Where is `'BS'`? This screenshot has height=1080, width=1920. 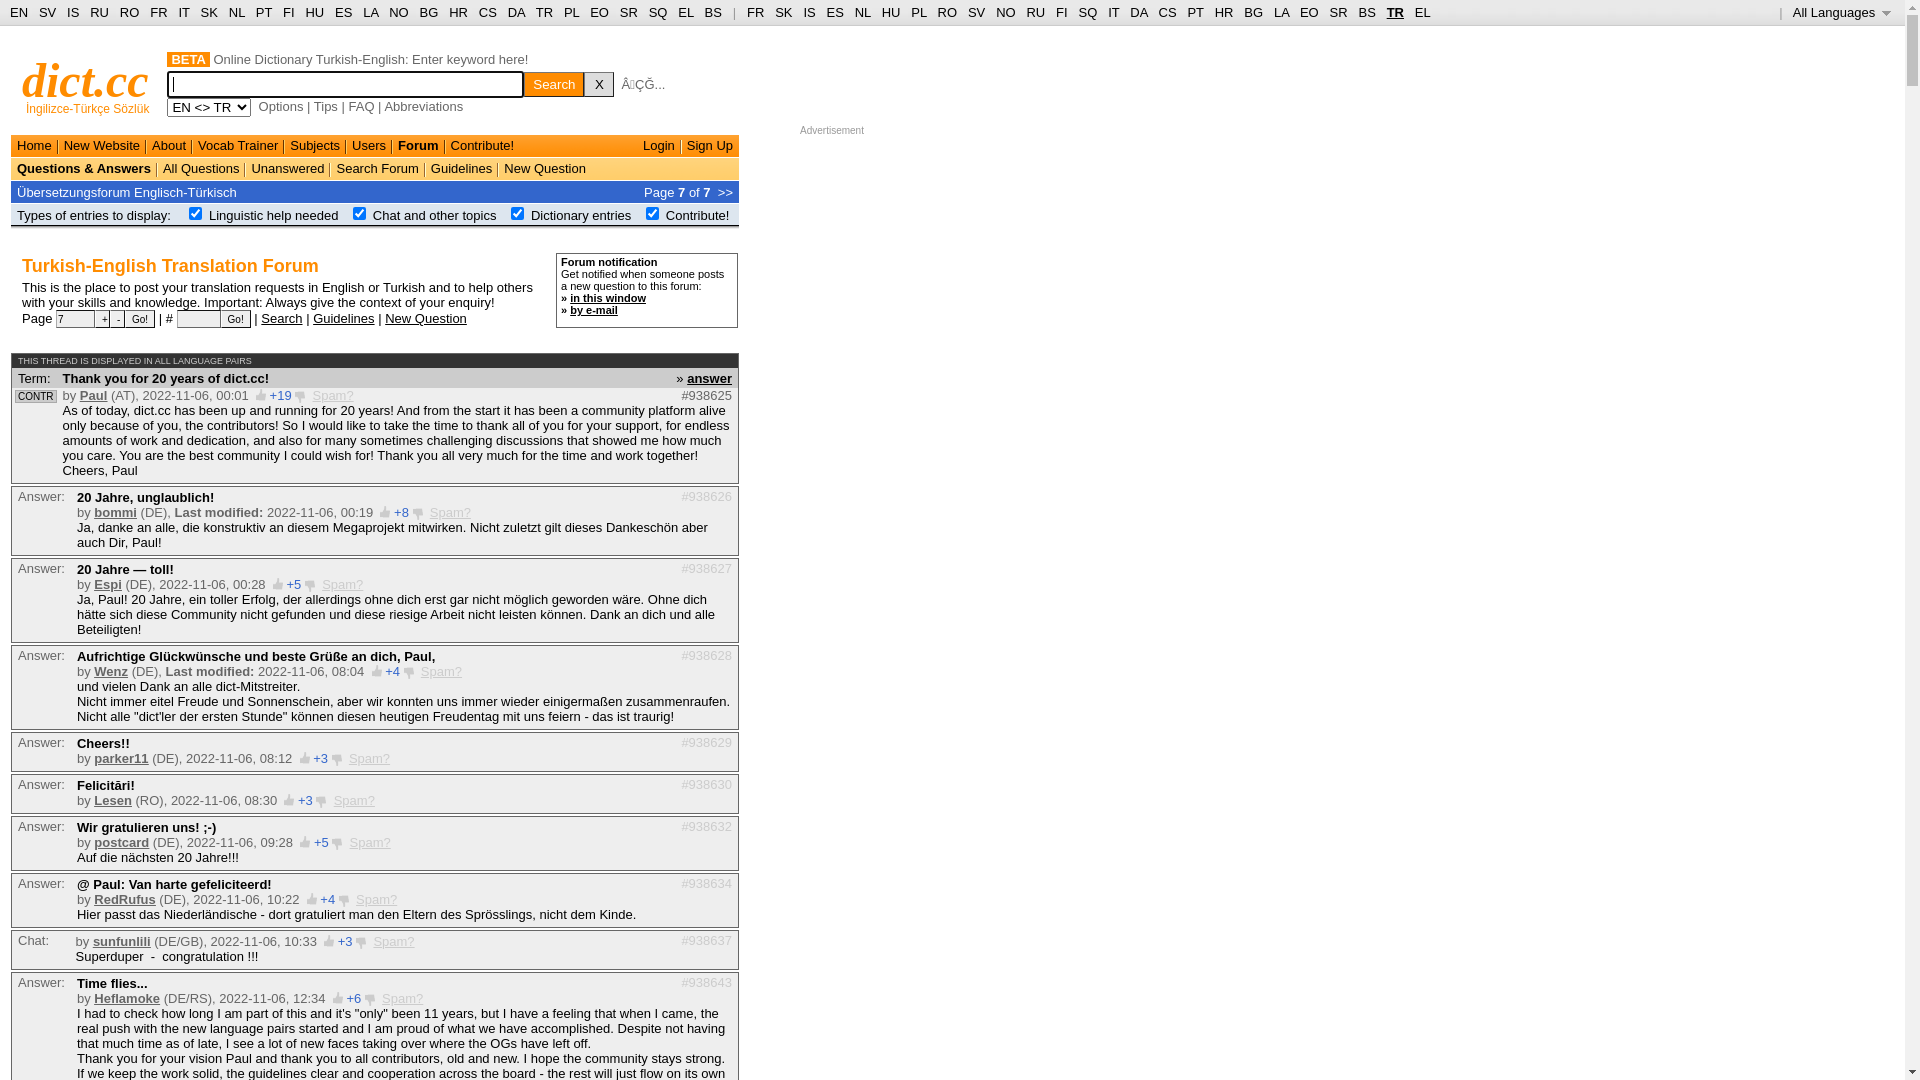 'BS' is located at coordinates (1365, 12).